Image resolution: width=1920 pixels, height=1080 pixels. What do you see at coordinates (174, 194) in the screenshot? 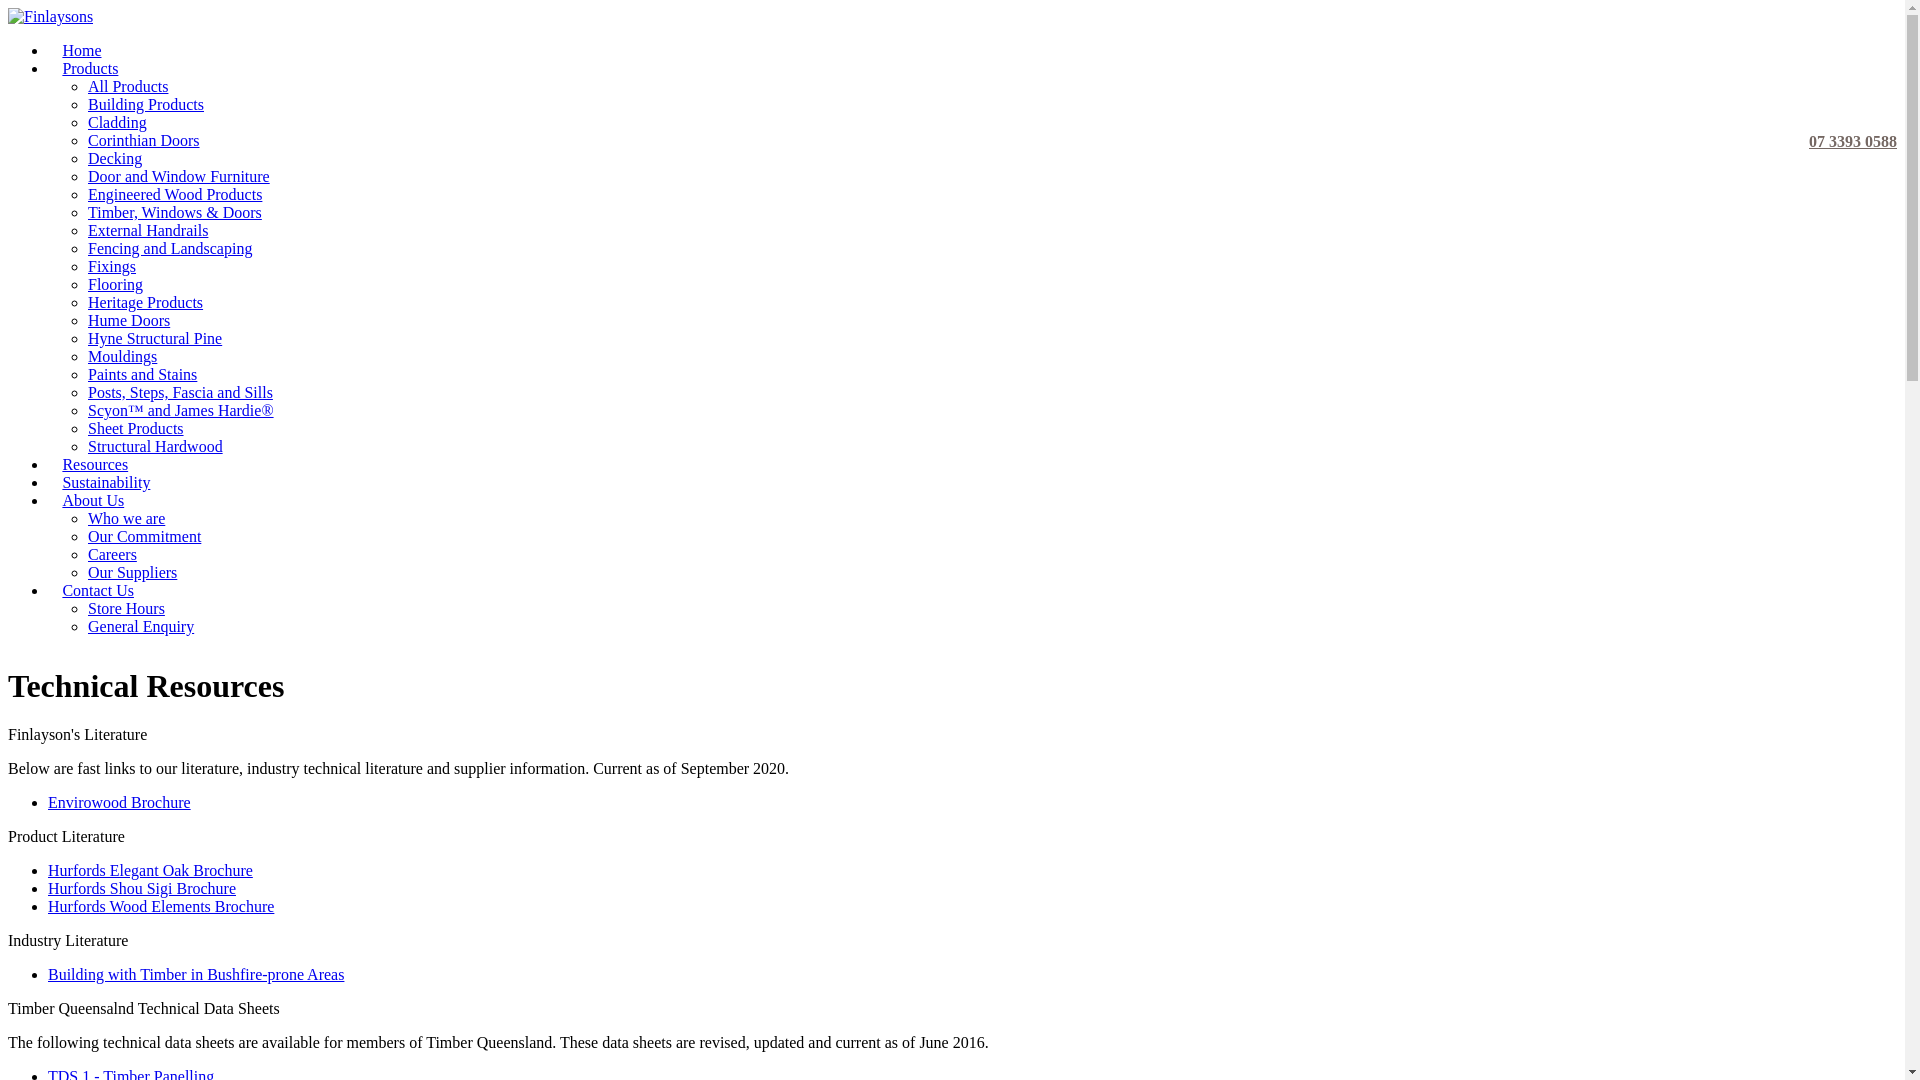
I see `'Engineered Wood Products'` at bounding box center [174, 194].